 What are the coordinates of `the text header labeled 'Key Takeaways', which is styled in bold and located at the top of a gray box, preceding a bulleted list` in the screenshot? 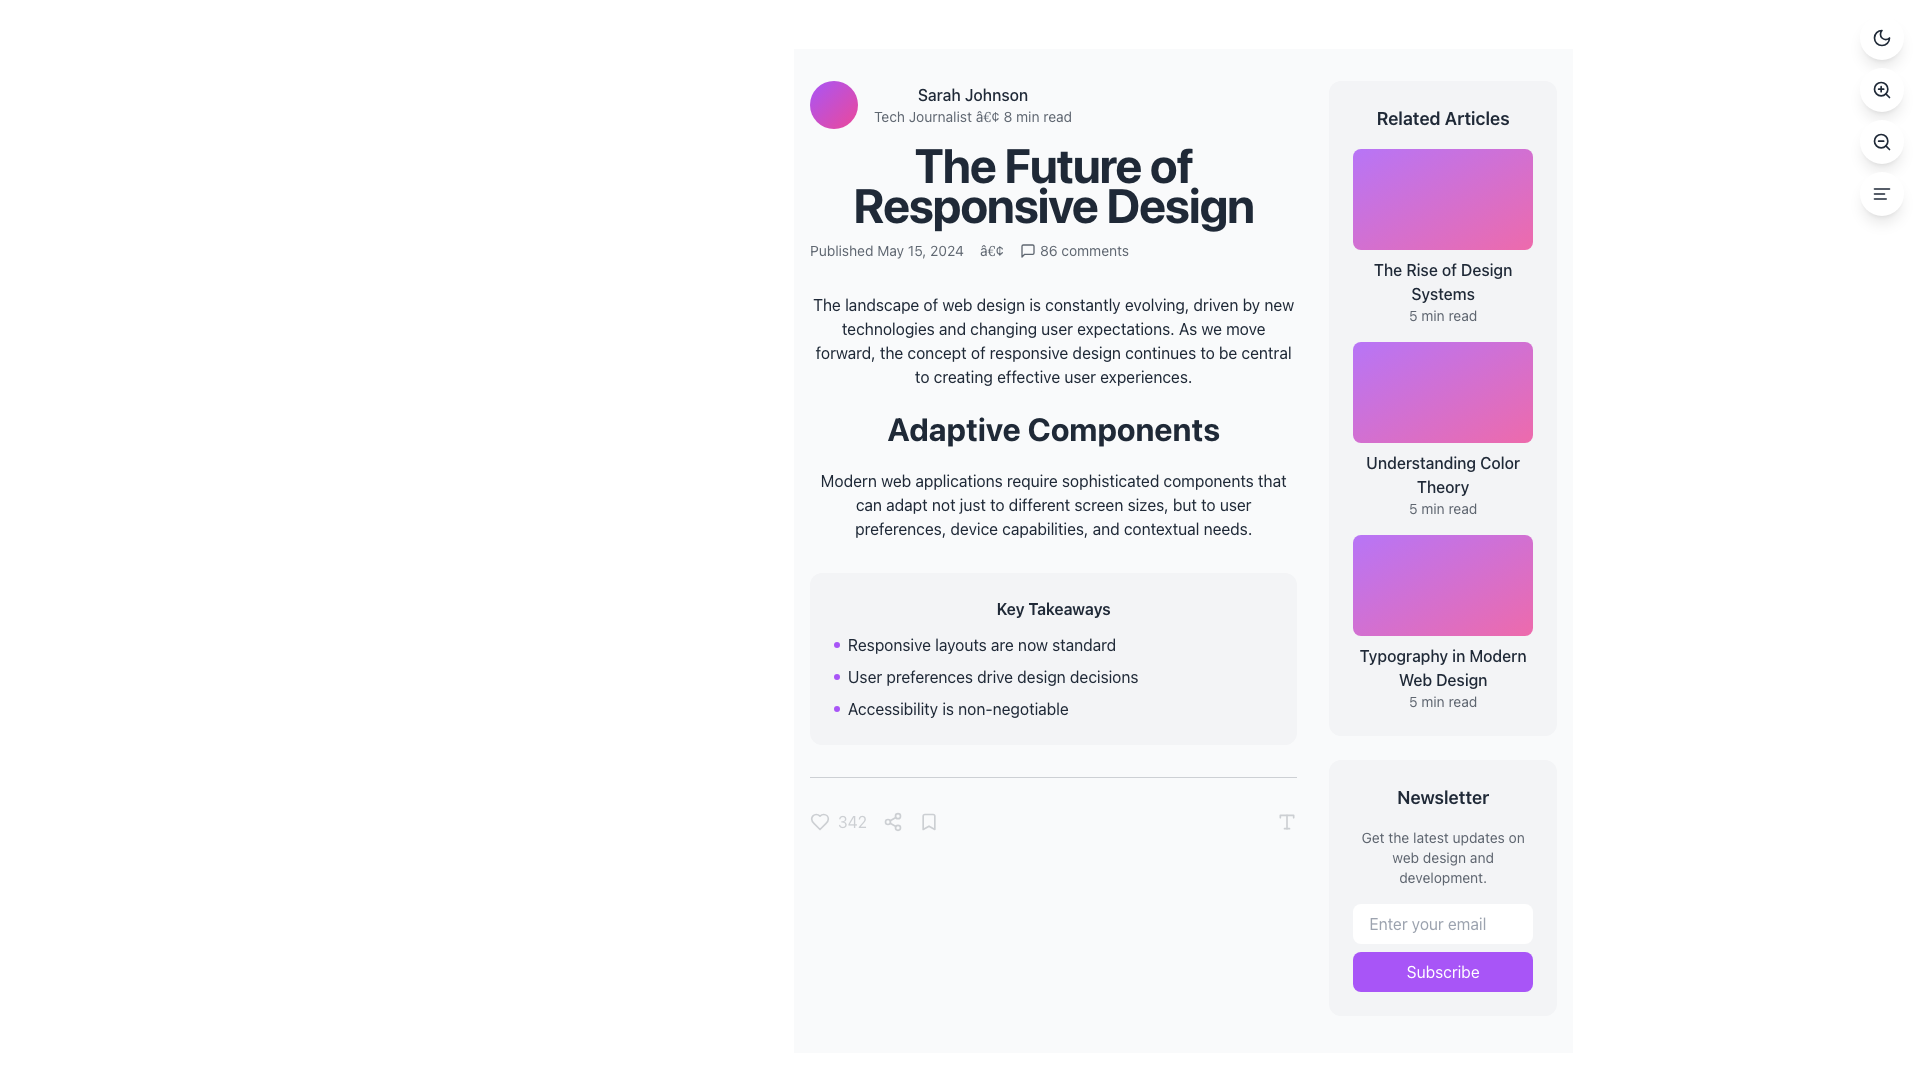 It's located at (1052, 608).